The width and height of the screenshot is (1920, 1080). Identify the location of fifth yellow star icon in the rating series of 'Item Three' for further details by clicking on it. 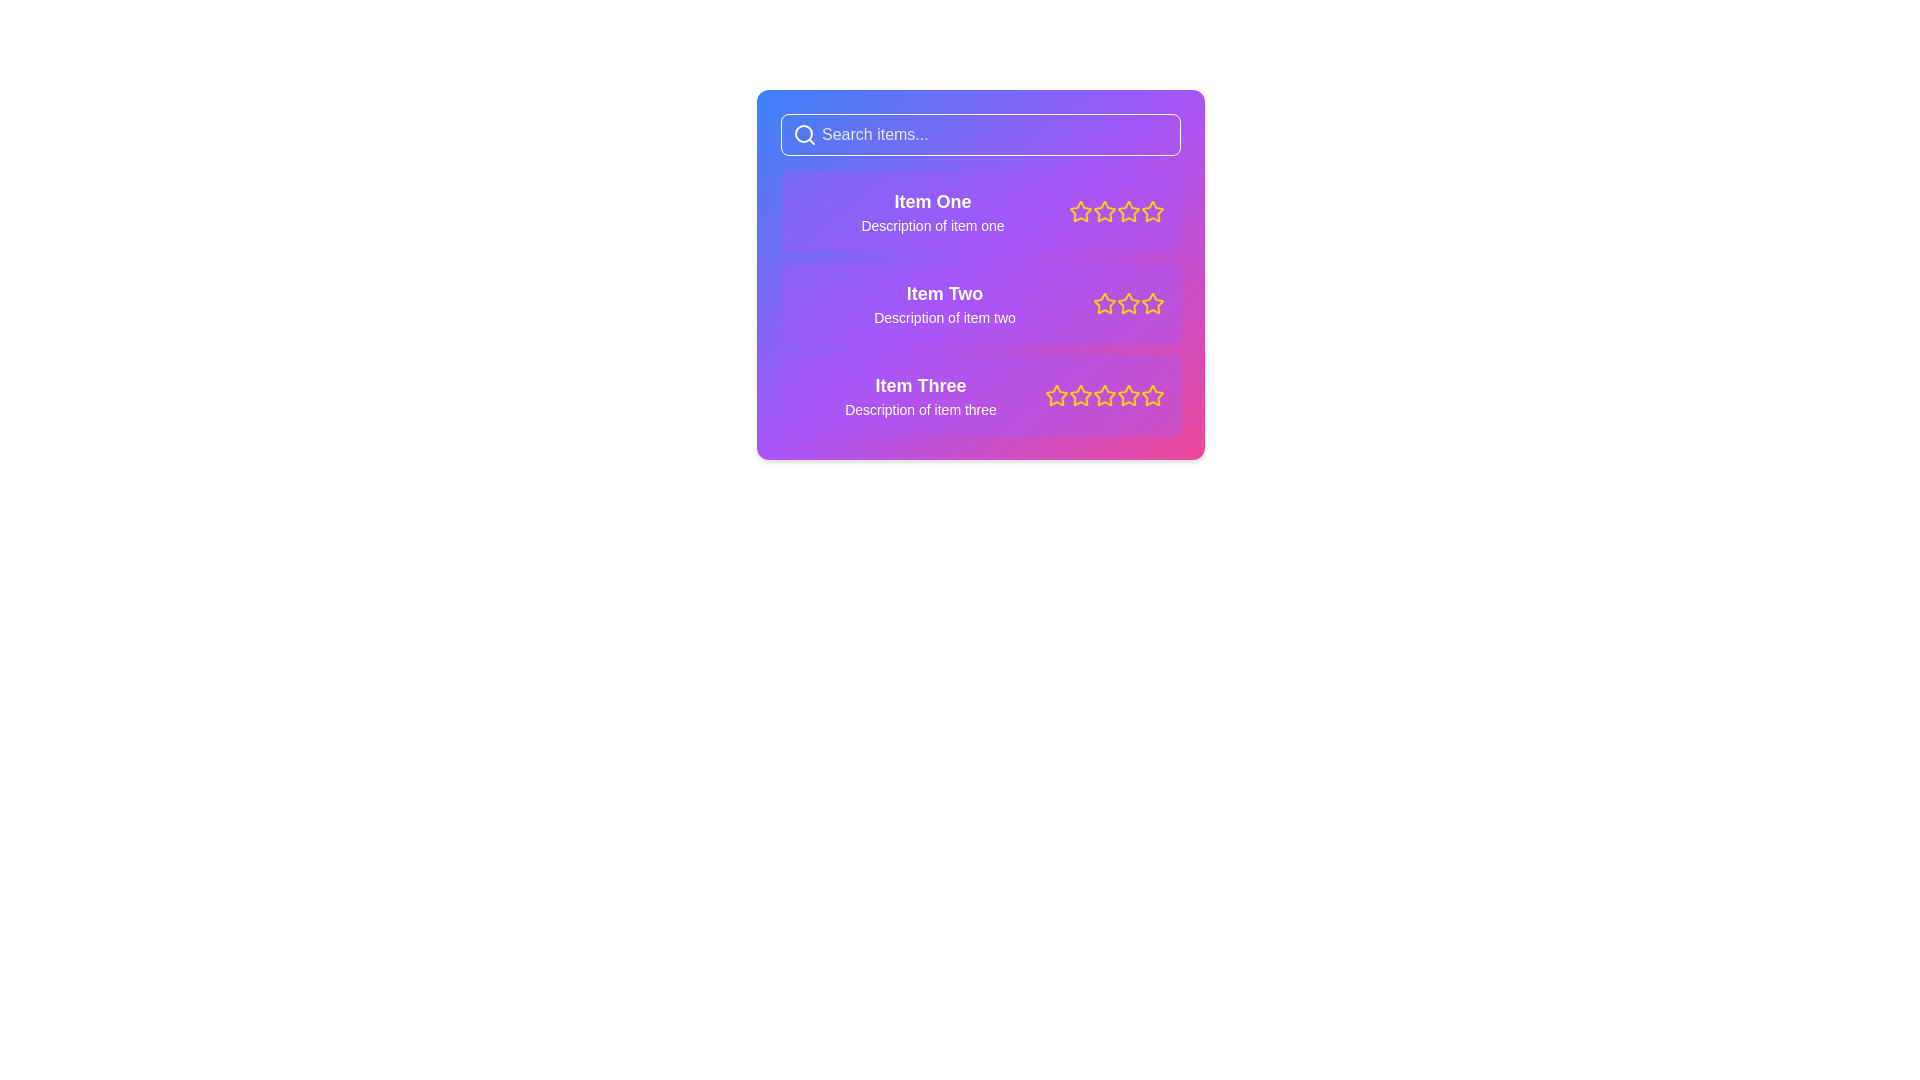
(1128, 394).